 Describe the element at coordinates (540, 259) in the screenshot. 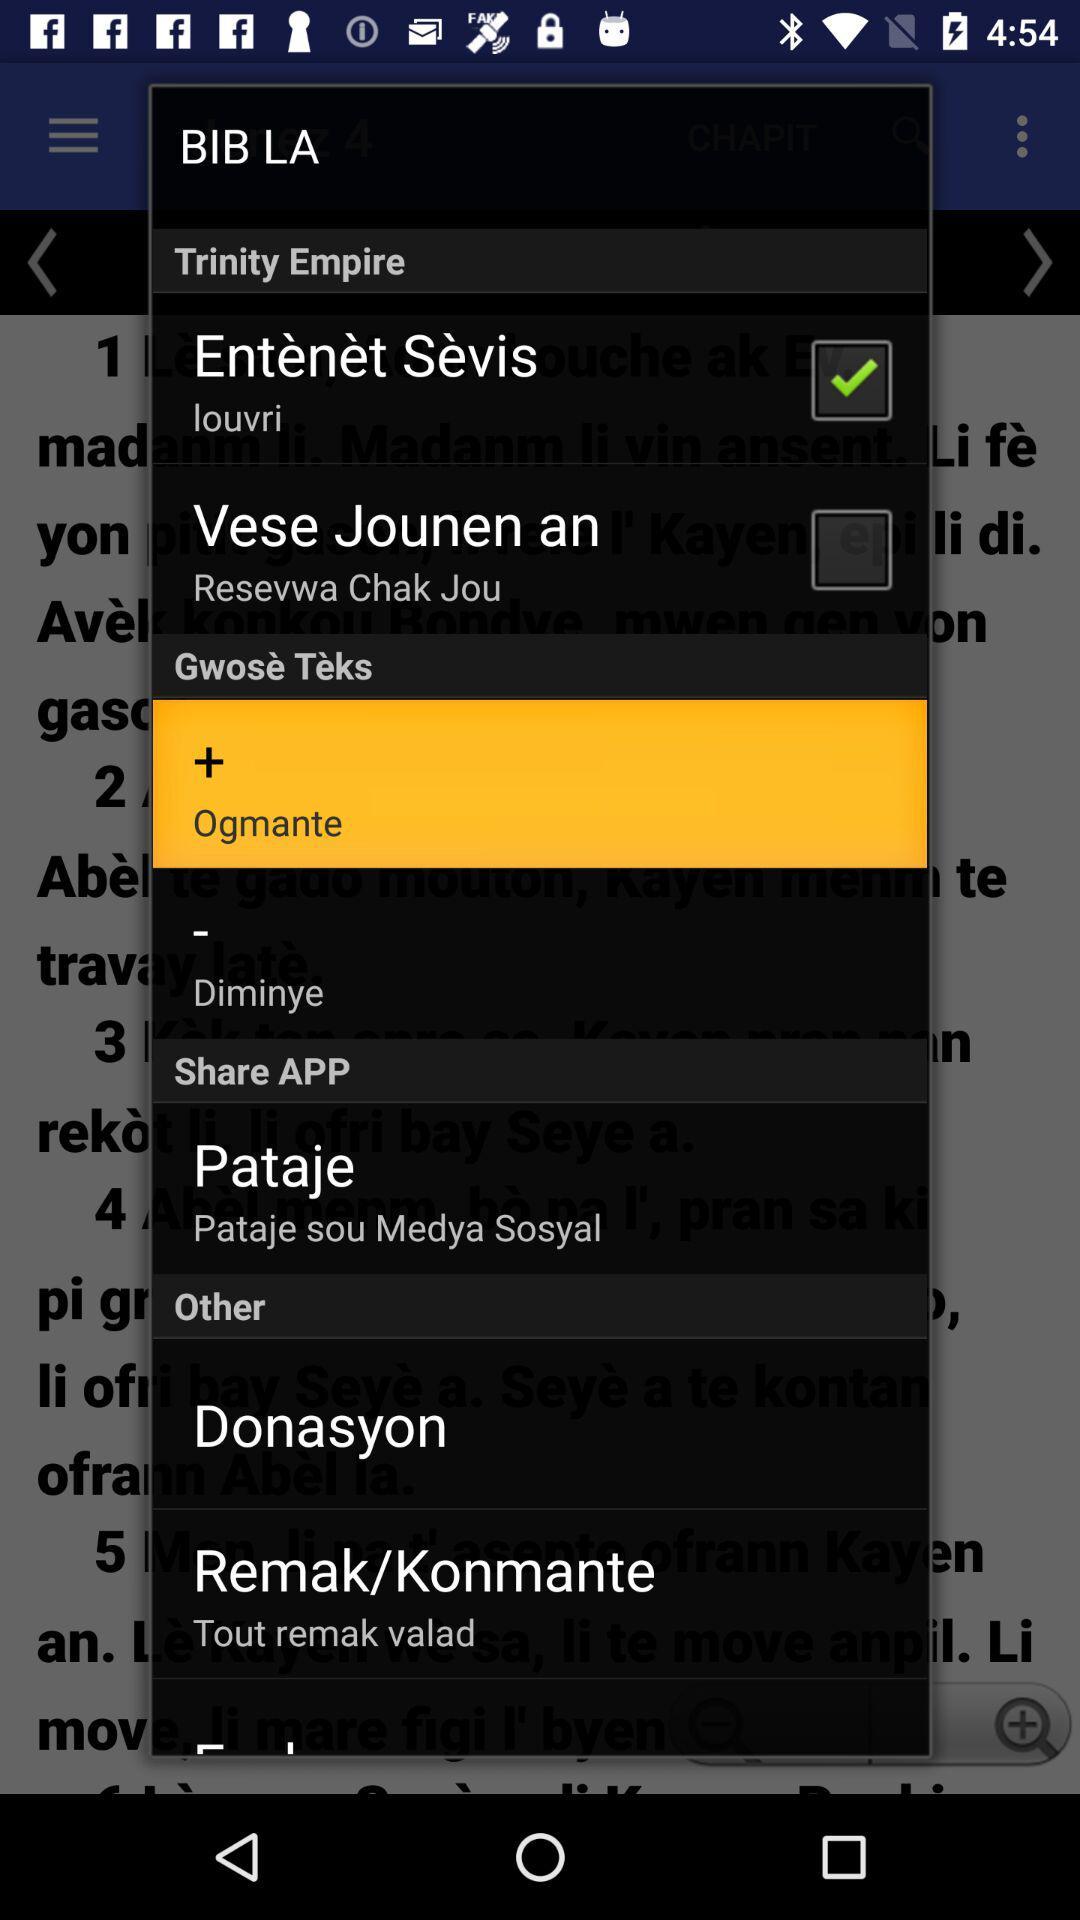

I see `the trinity empire item` at that location.